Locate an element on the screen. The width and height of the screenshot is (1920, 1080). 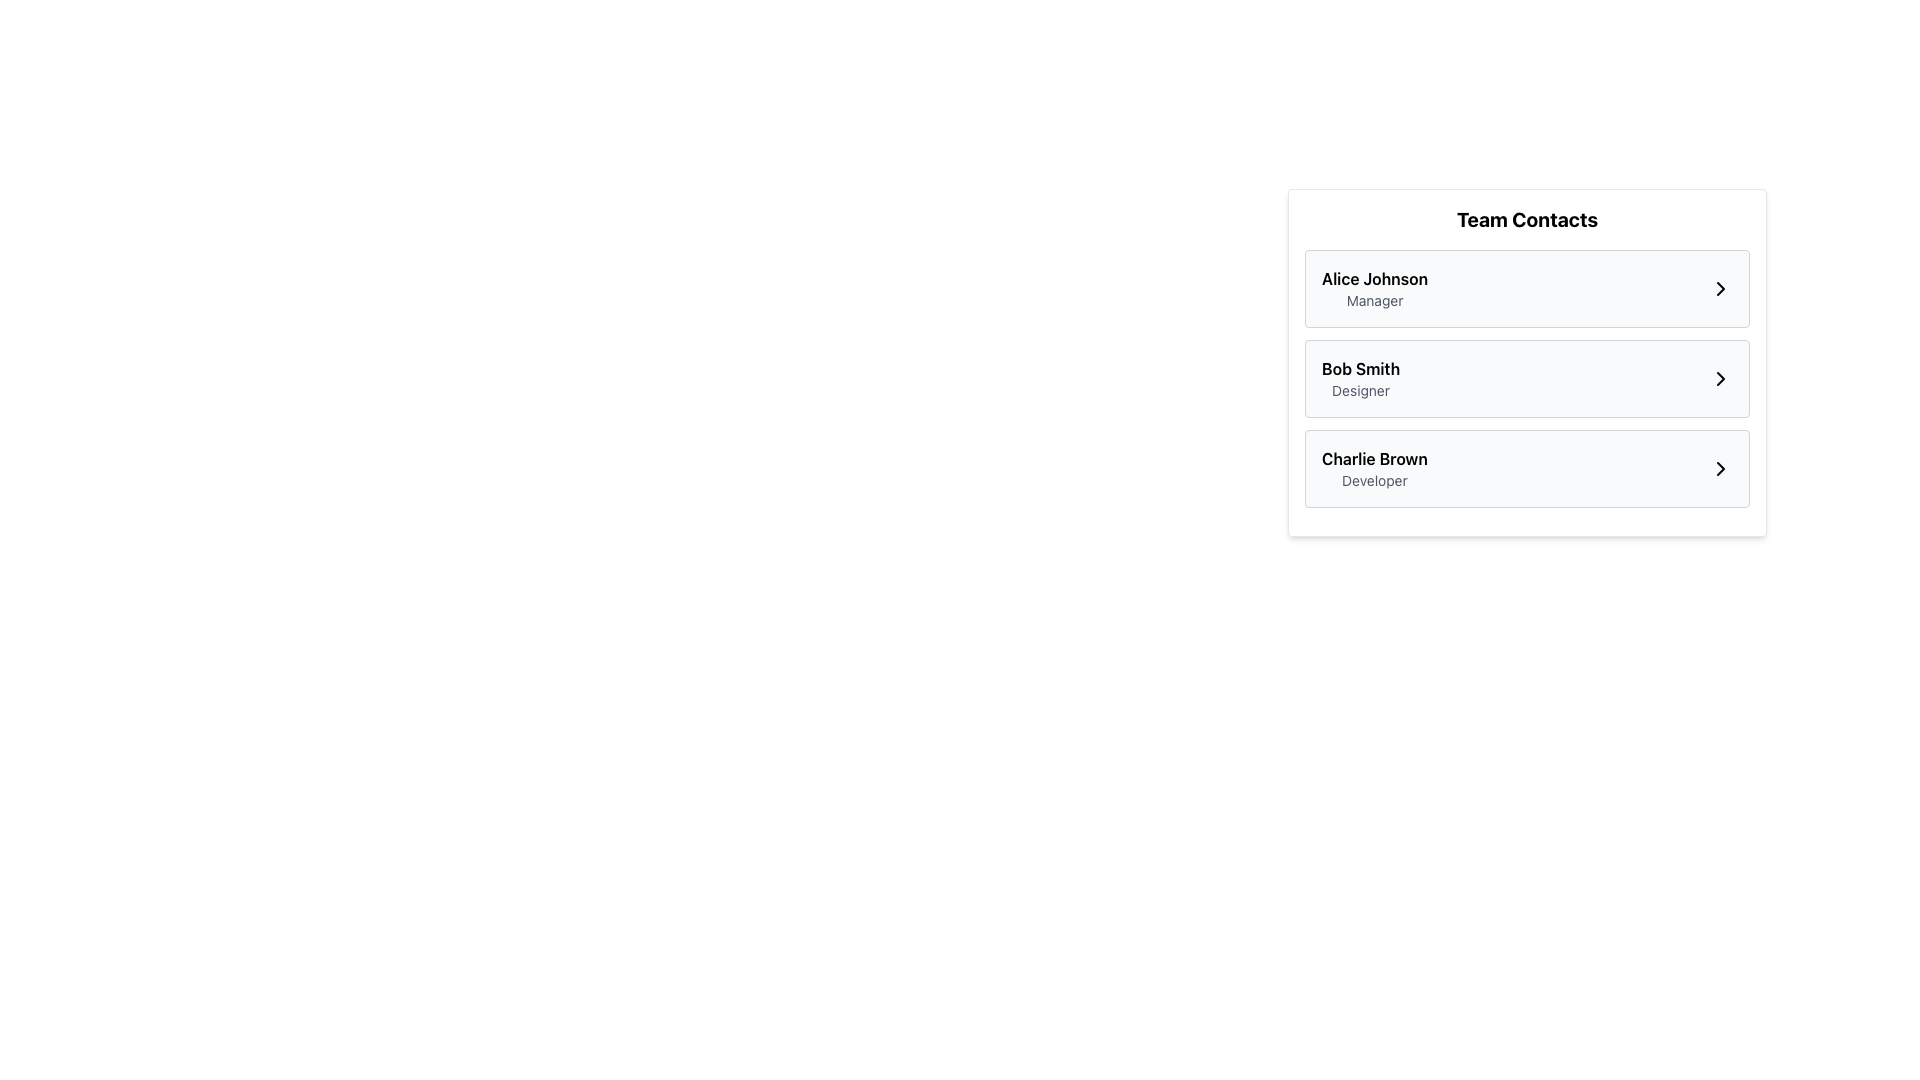
the second entry in the 'Team Contacts' list, which displays the contact information for a team member is located at coordinates (1526, 362).